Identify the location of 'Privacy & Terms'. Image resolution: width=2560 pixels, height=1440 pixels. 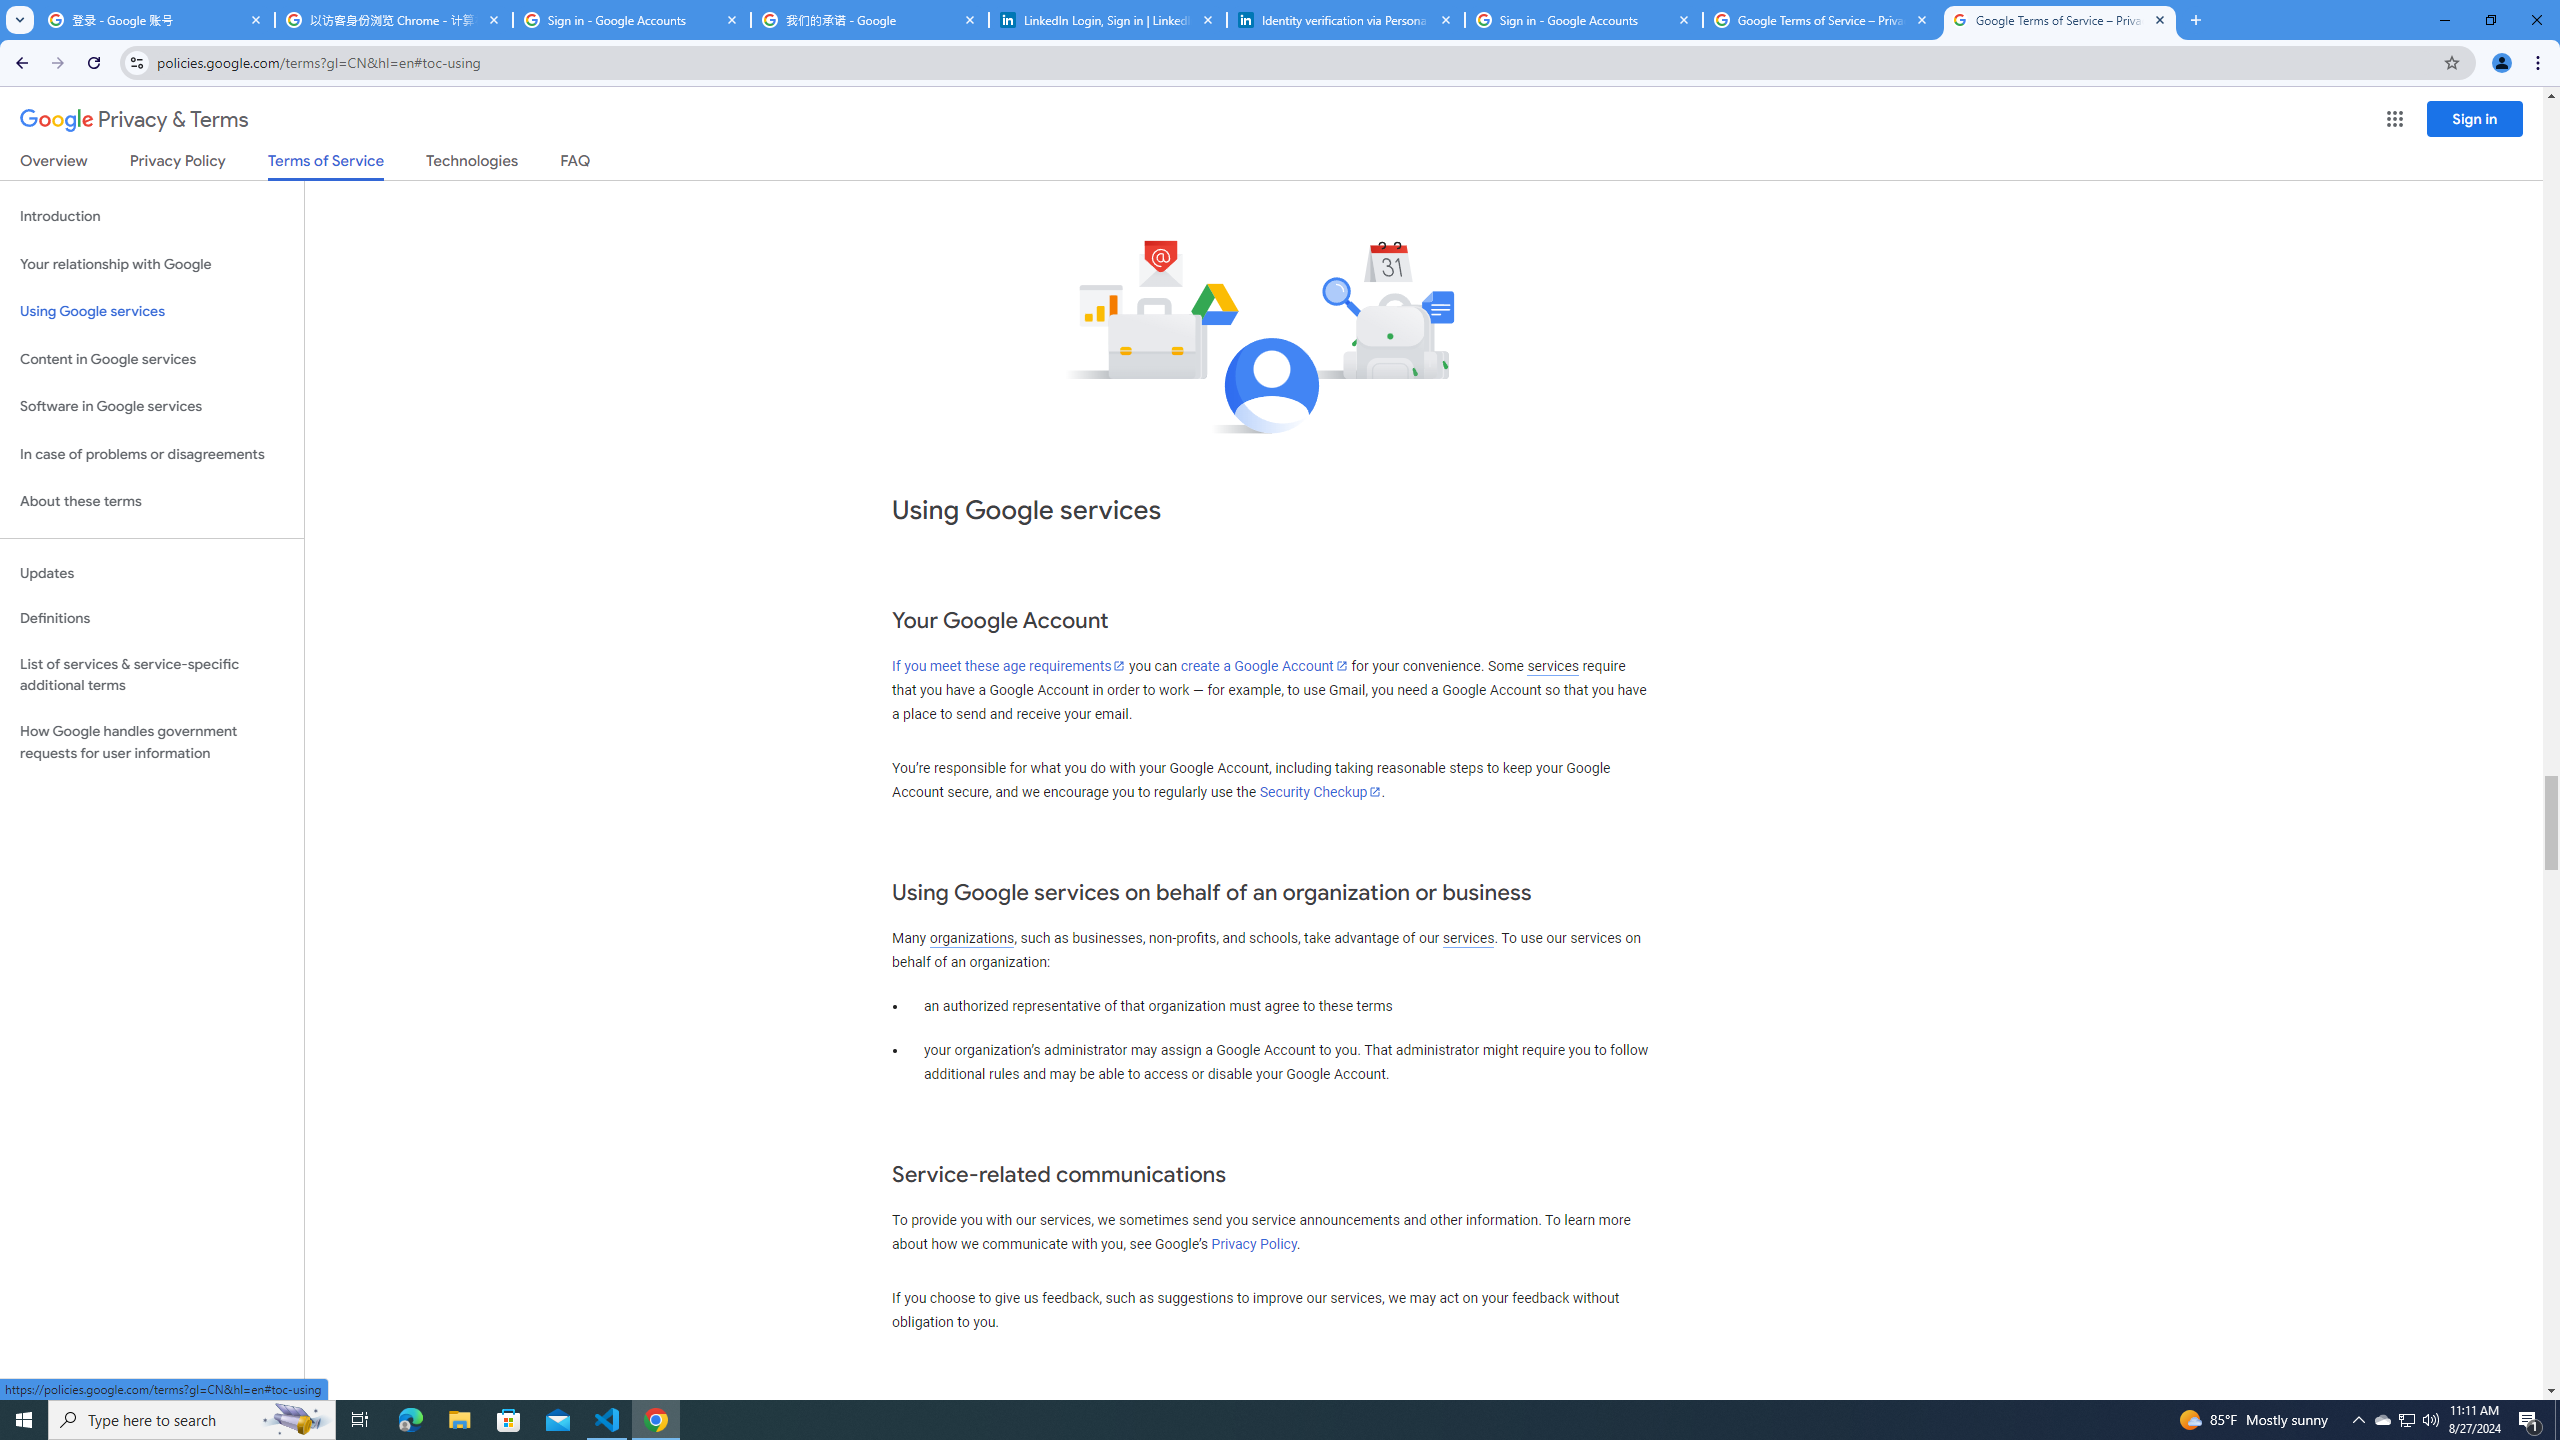
(134, 119).